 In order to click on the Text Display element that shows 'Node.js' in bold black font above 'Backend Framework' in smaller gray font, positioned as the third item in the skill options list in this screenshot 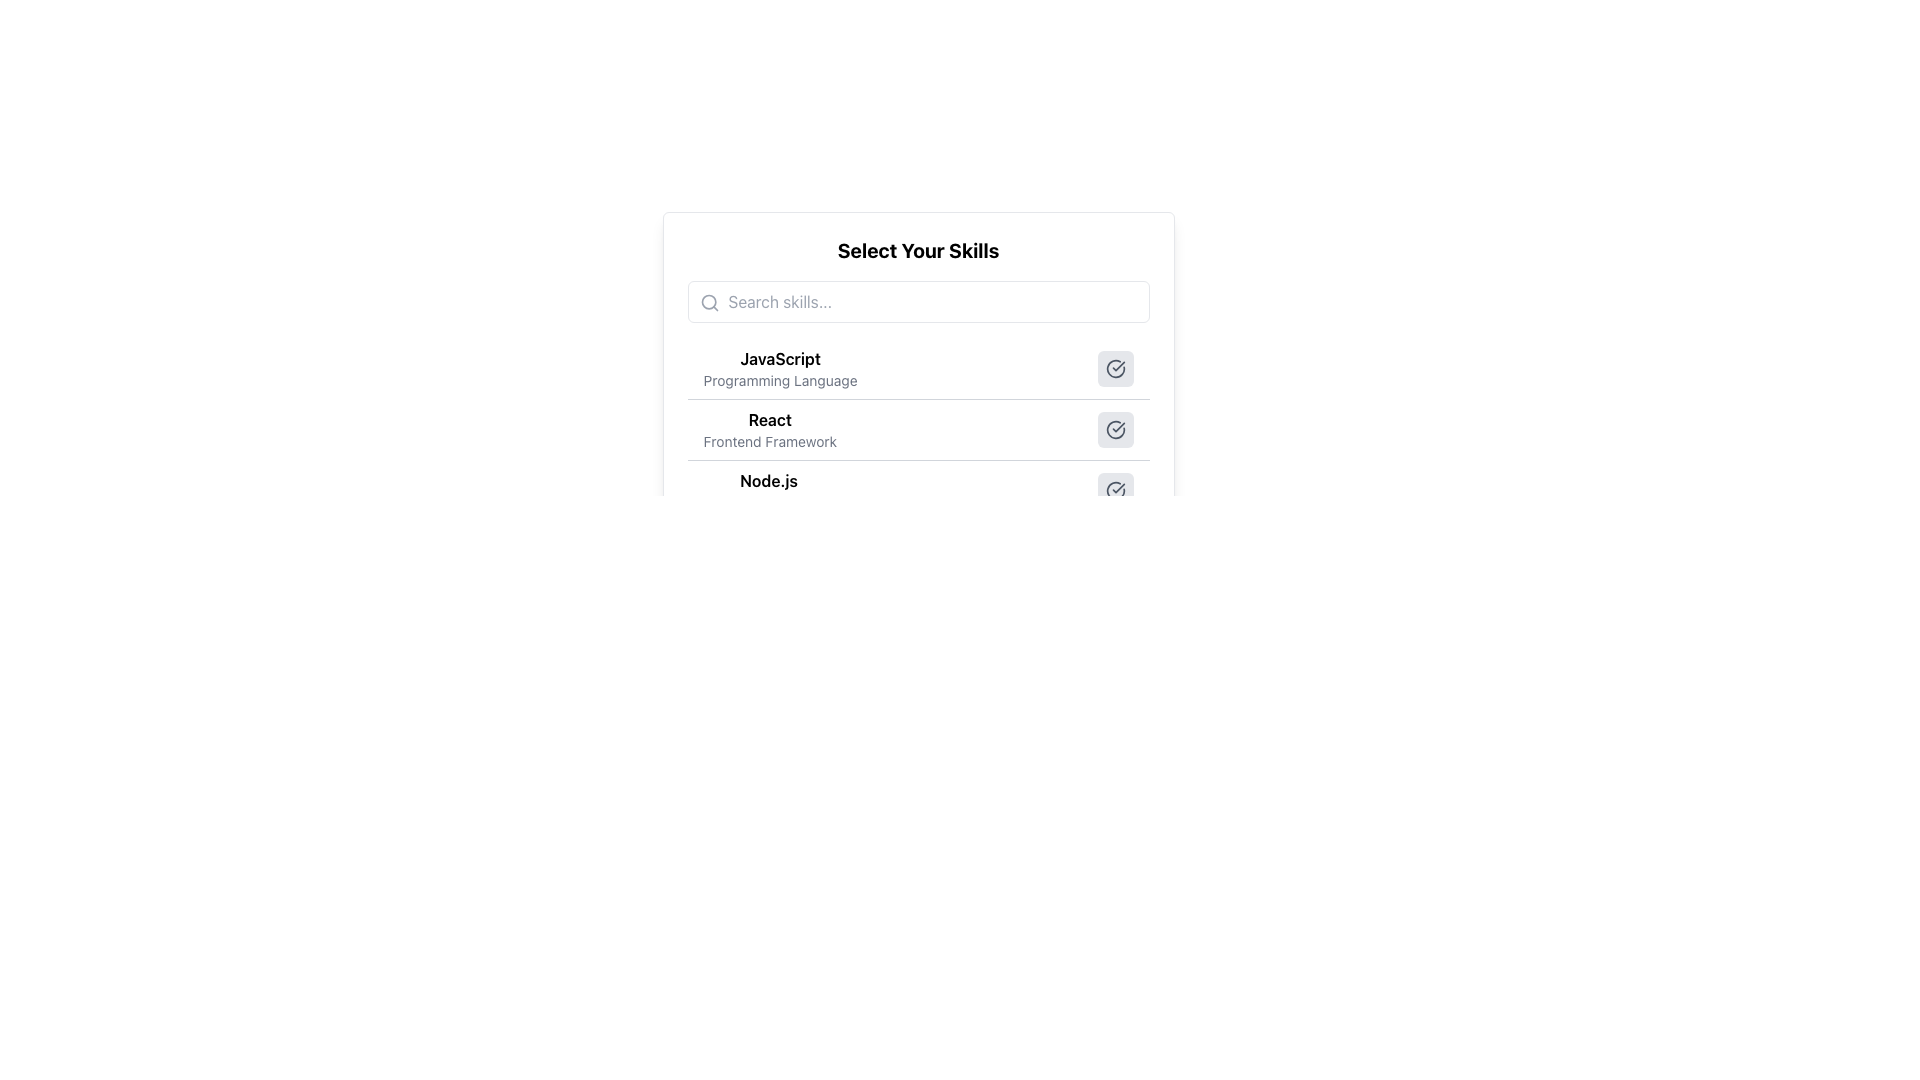, I will do `click(768, 490)`.